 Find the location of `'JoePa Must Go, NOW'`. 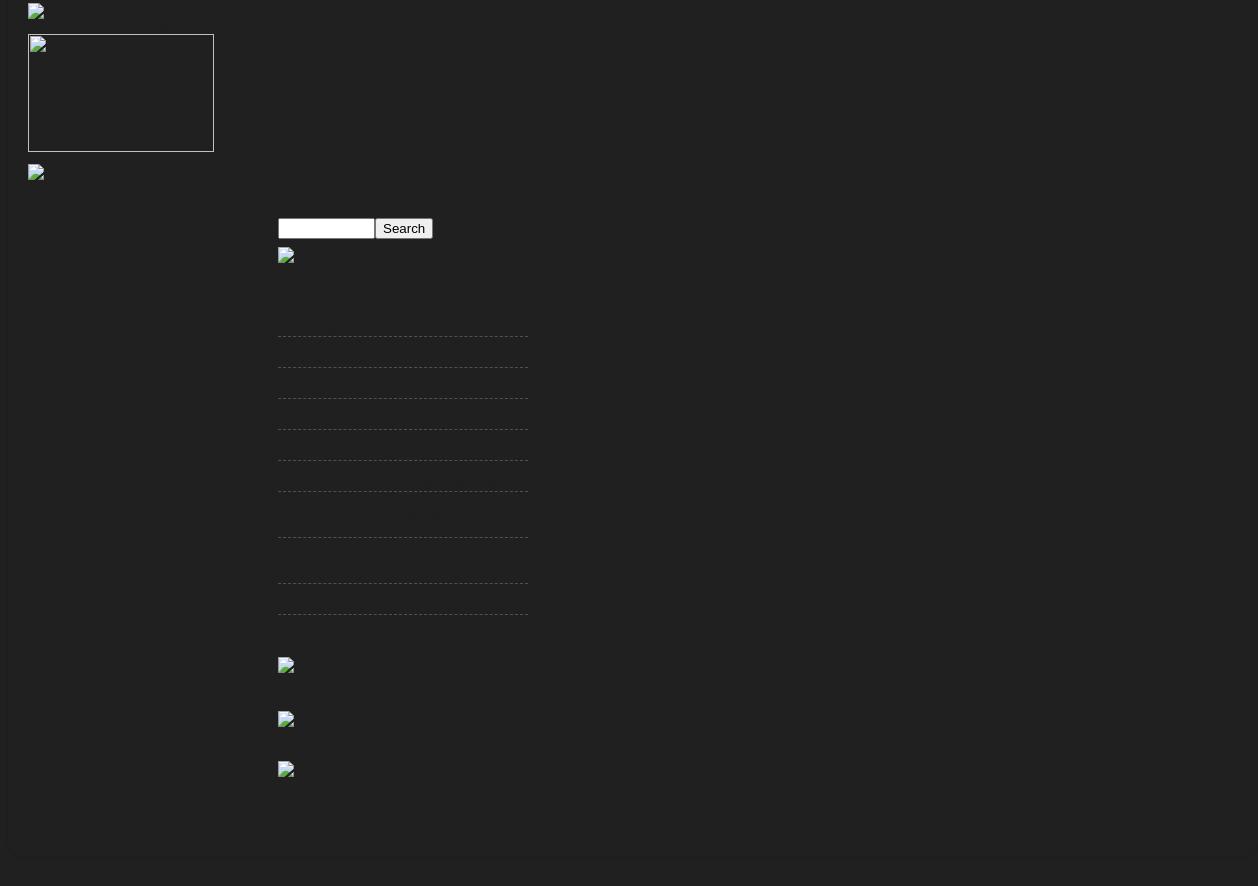

'JoePa Must Go, NOW' is located at coordinates (333, 358).